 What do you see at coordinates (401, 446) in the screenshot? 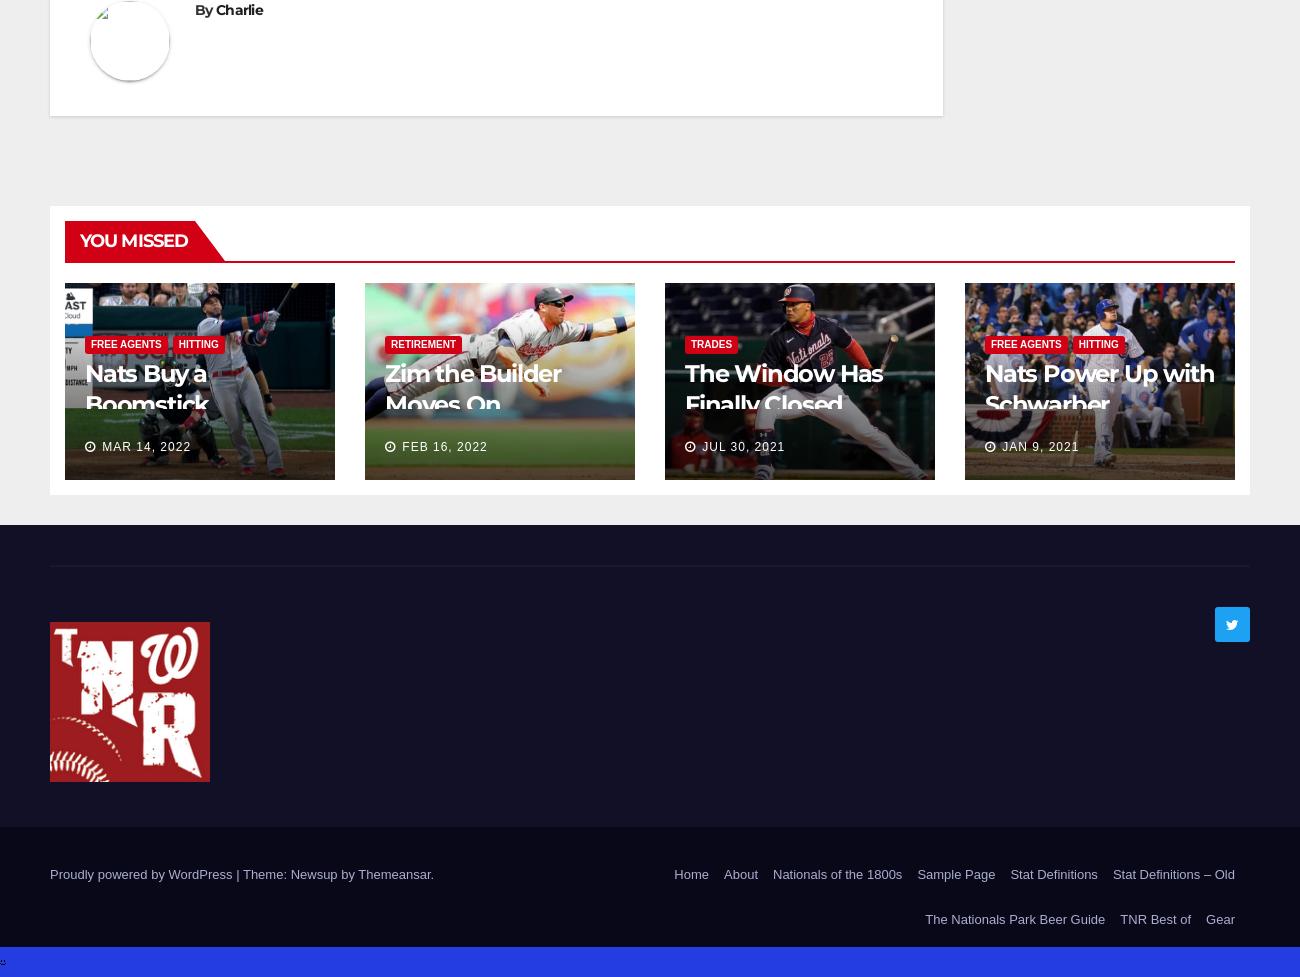
I see `'Feb 16, 2022'` at bounding box center [401, 446].